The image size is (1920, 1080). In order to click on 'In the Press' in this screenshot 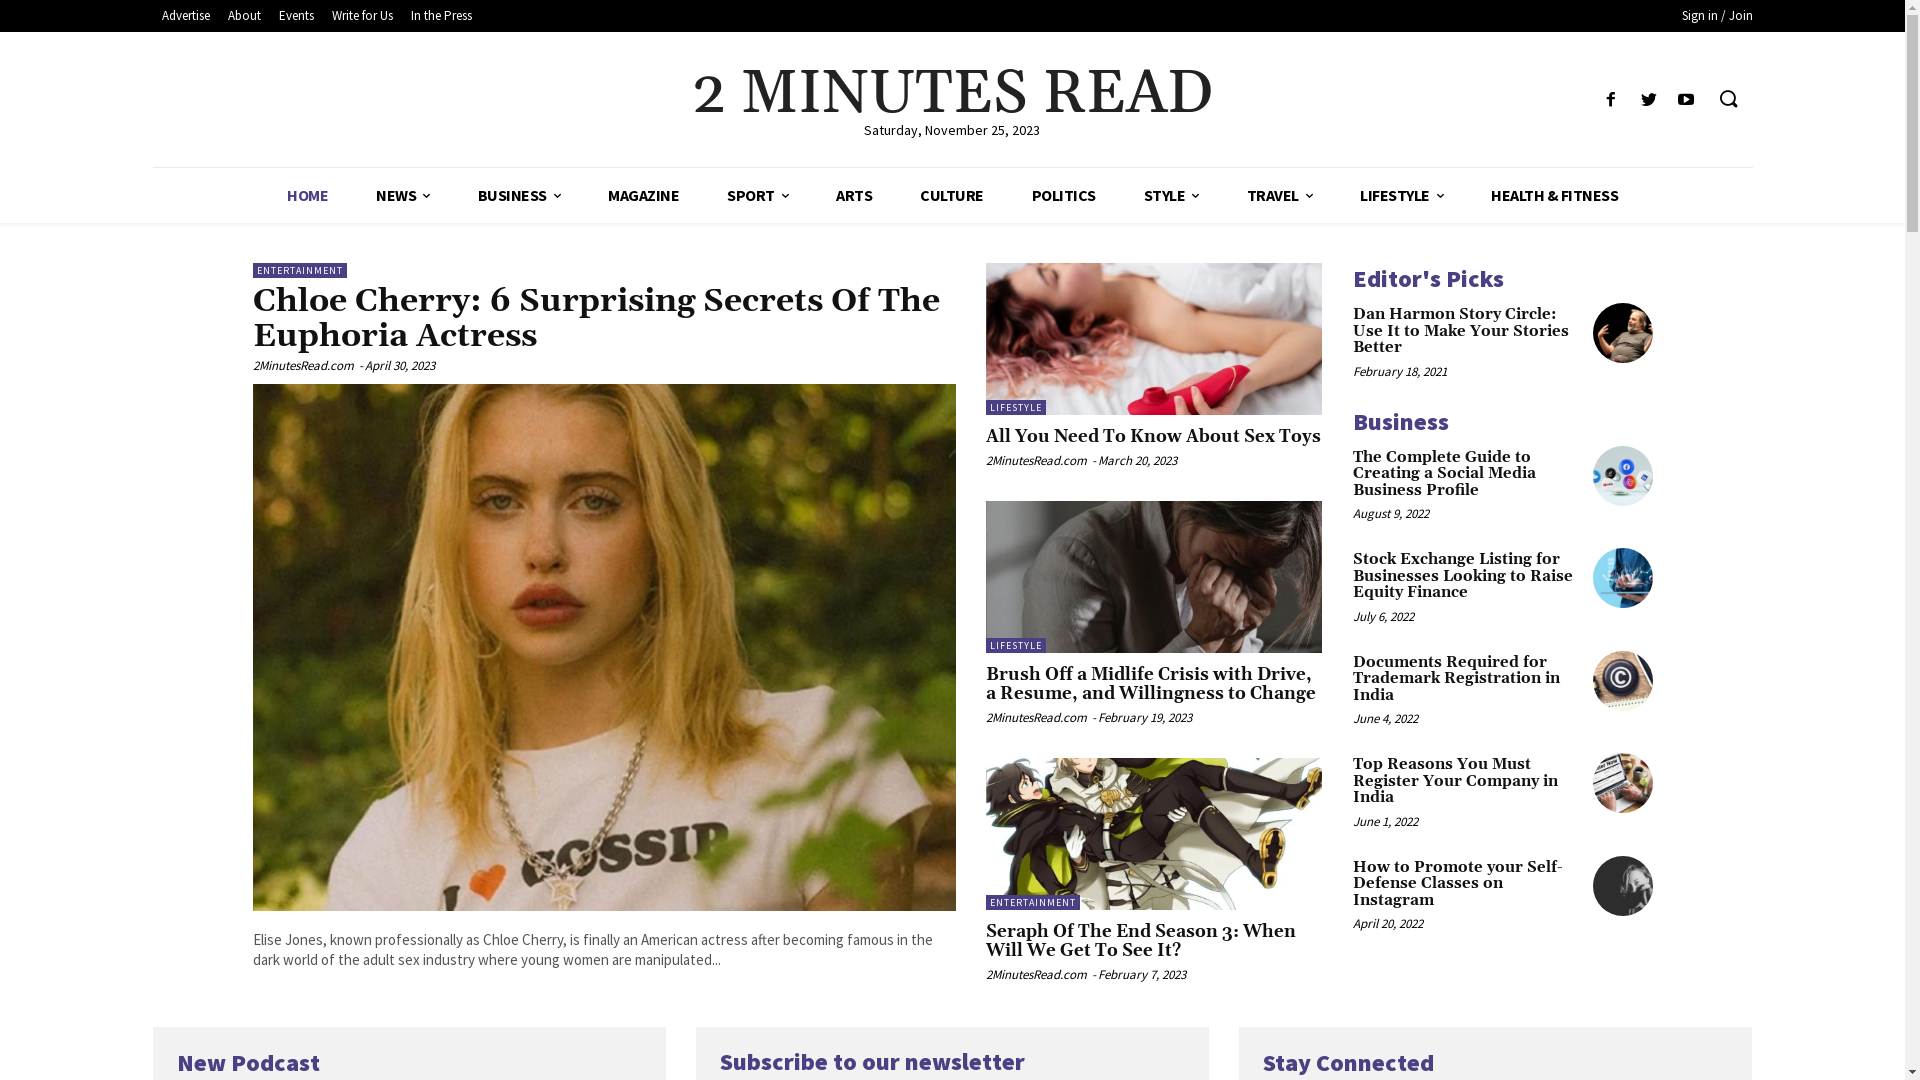, I will do `click(440, 15)`.